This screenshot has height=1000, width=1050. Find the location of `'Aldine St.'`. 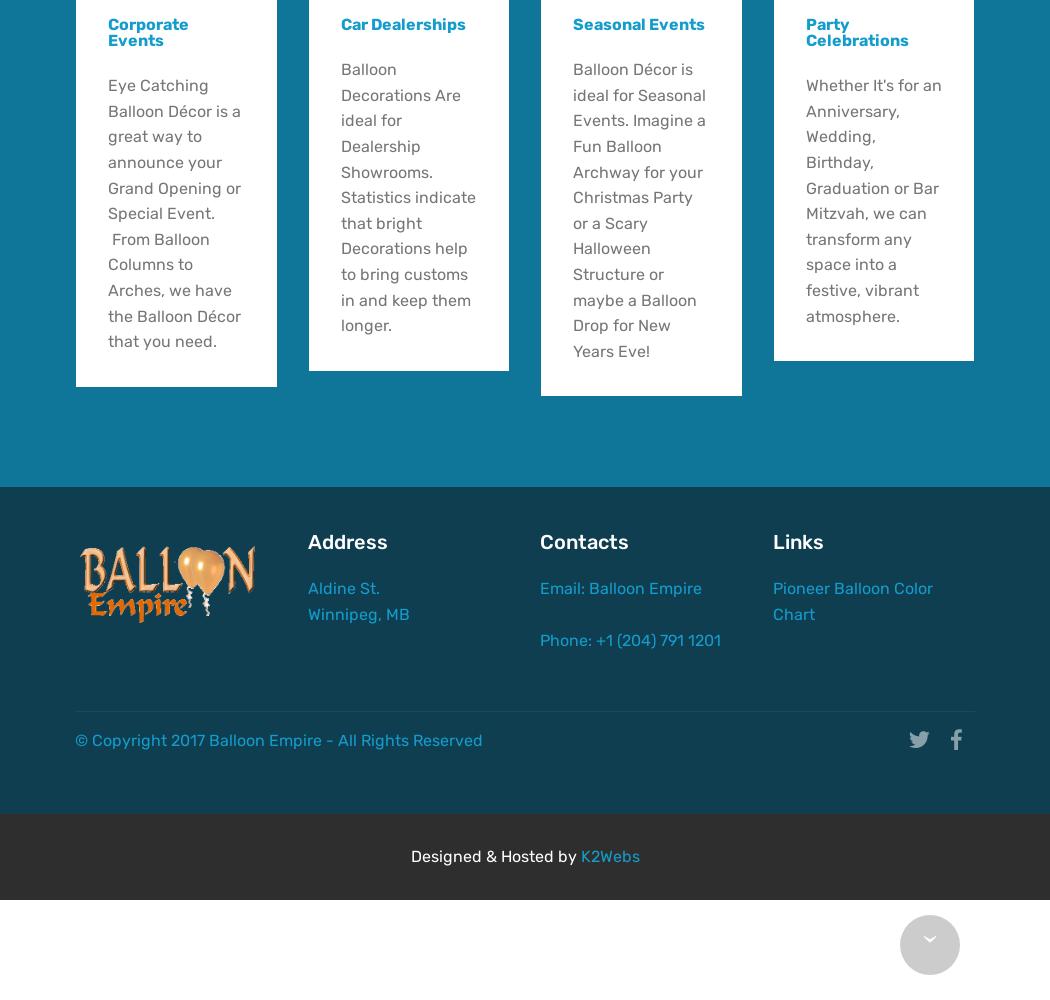

'Aldine St.' is located at coordinates (383, 587).